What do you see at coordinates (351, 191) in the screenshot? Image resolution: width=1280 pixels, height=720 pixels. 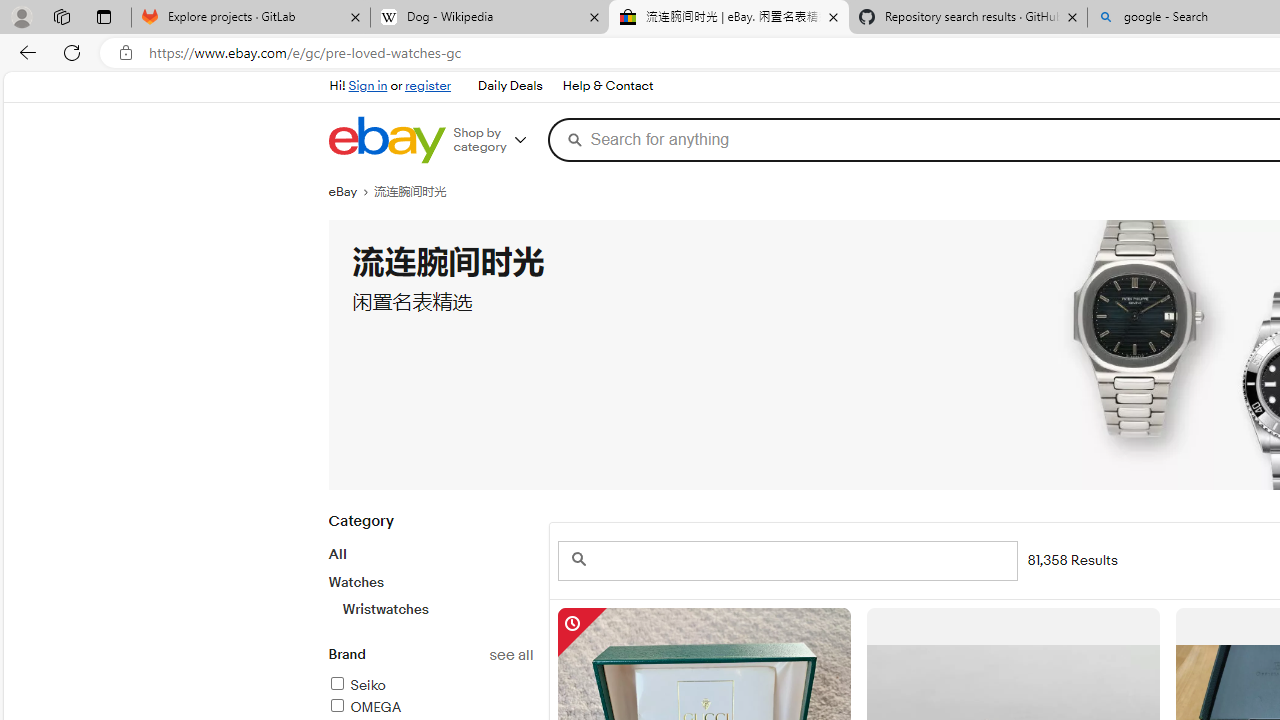 I see `'eBay'` at bounding box center [351, 191].